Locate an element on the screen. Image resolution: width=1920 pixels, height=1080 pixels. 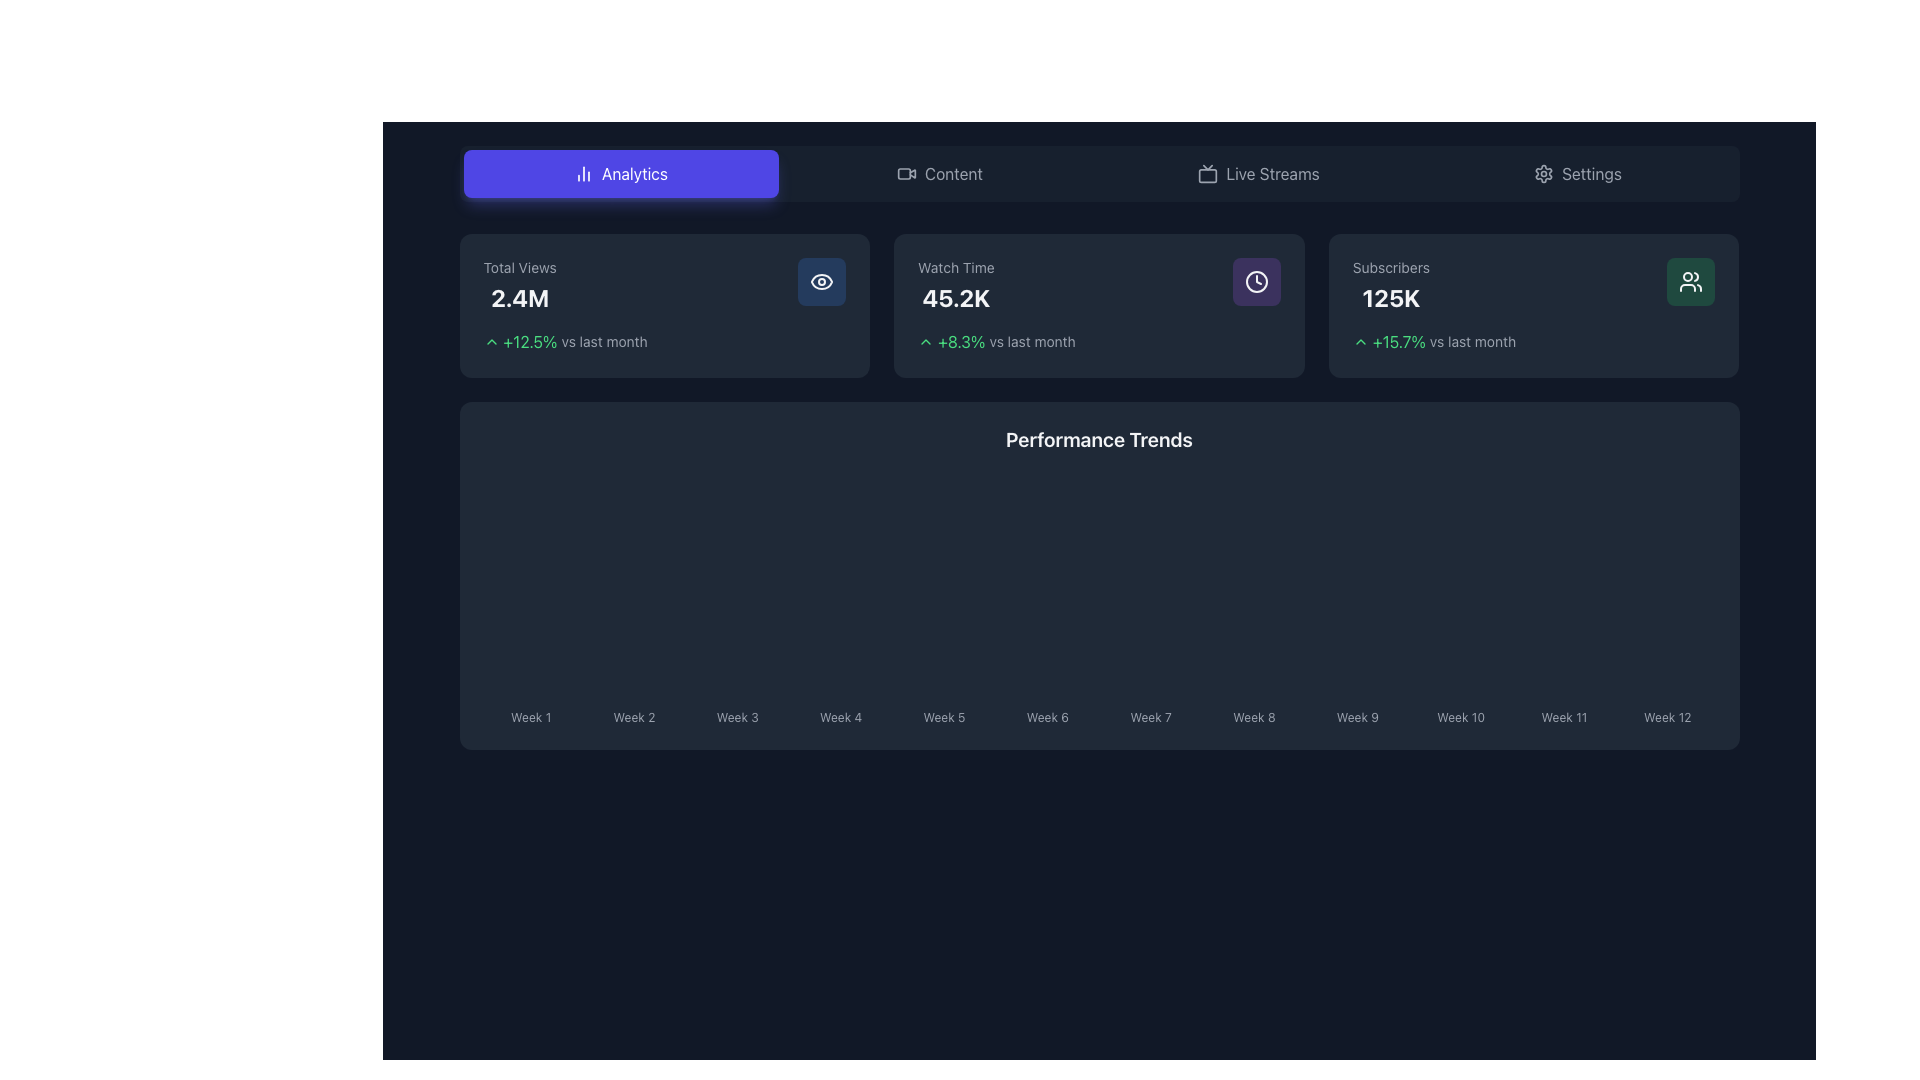
the label that denotes 'Week 9' in the performance trend visual representation, which is the ninth item in a horizontal sequence of labels beneath 'Performance Trends' is located at coordinates (1357, 712).